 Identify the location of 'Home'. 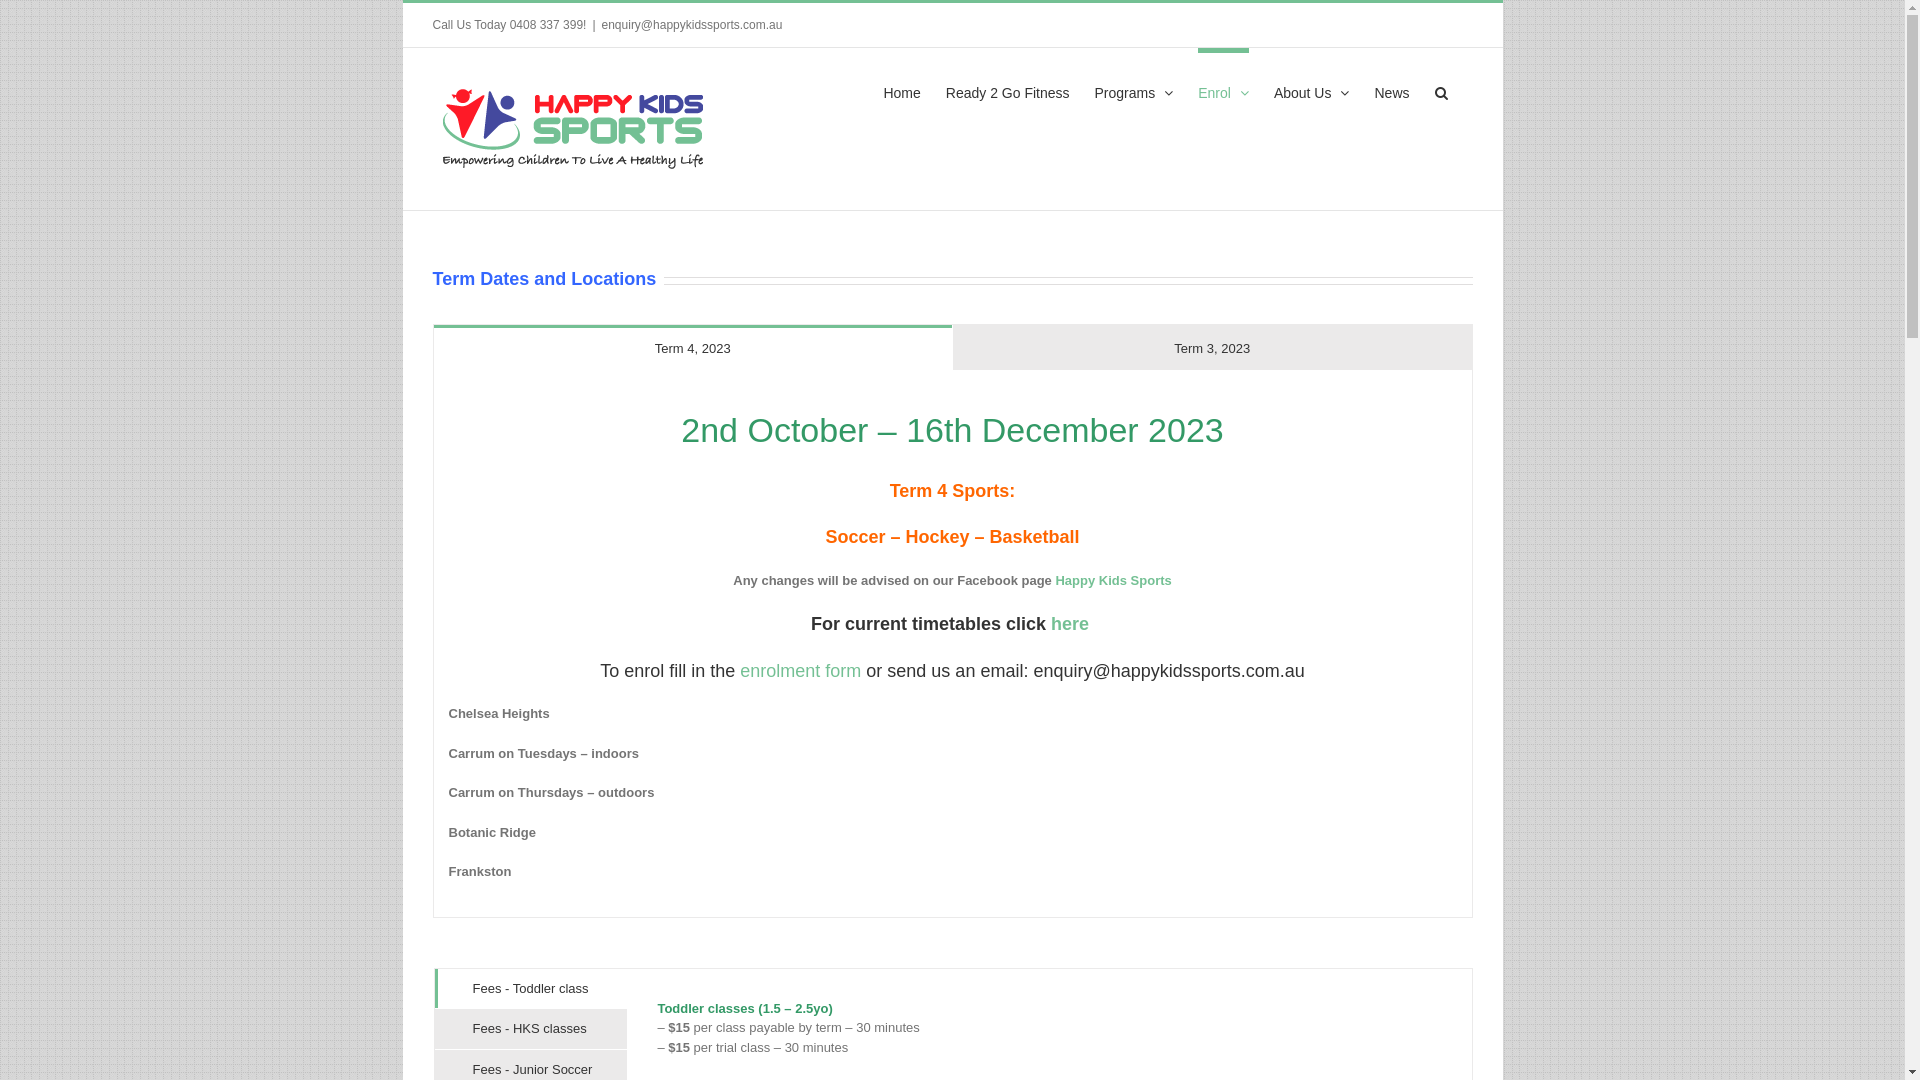
(882, 88).